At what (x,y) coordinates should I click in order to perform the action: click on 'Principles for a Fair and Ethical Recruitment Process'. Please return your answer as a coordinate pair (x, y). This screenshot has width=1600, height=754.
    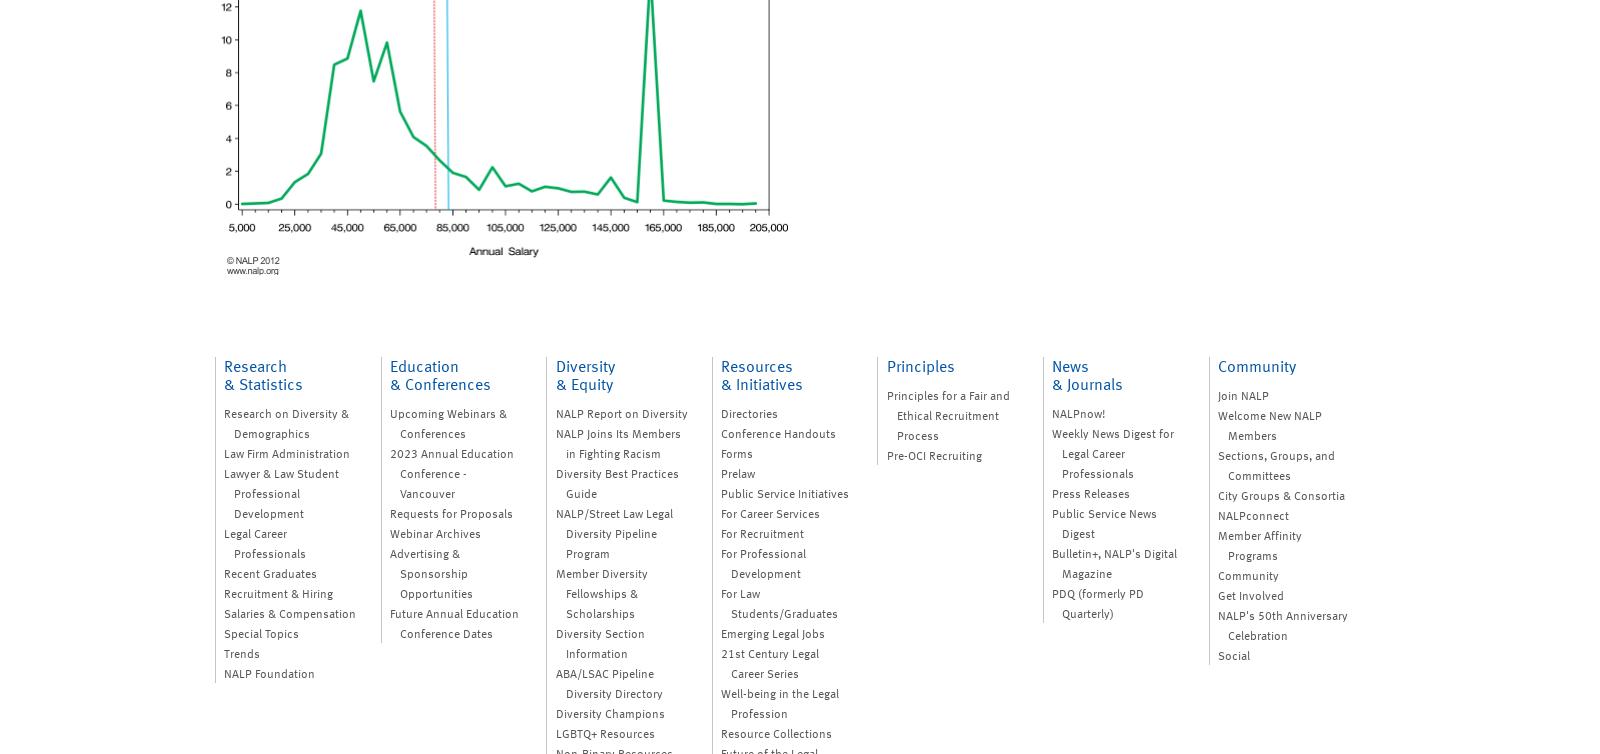
    Looking at the image, I should click on (884, 414).